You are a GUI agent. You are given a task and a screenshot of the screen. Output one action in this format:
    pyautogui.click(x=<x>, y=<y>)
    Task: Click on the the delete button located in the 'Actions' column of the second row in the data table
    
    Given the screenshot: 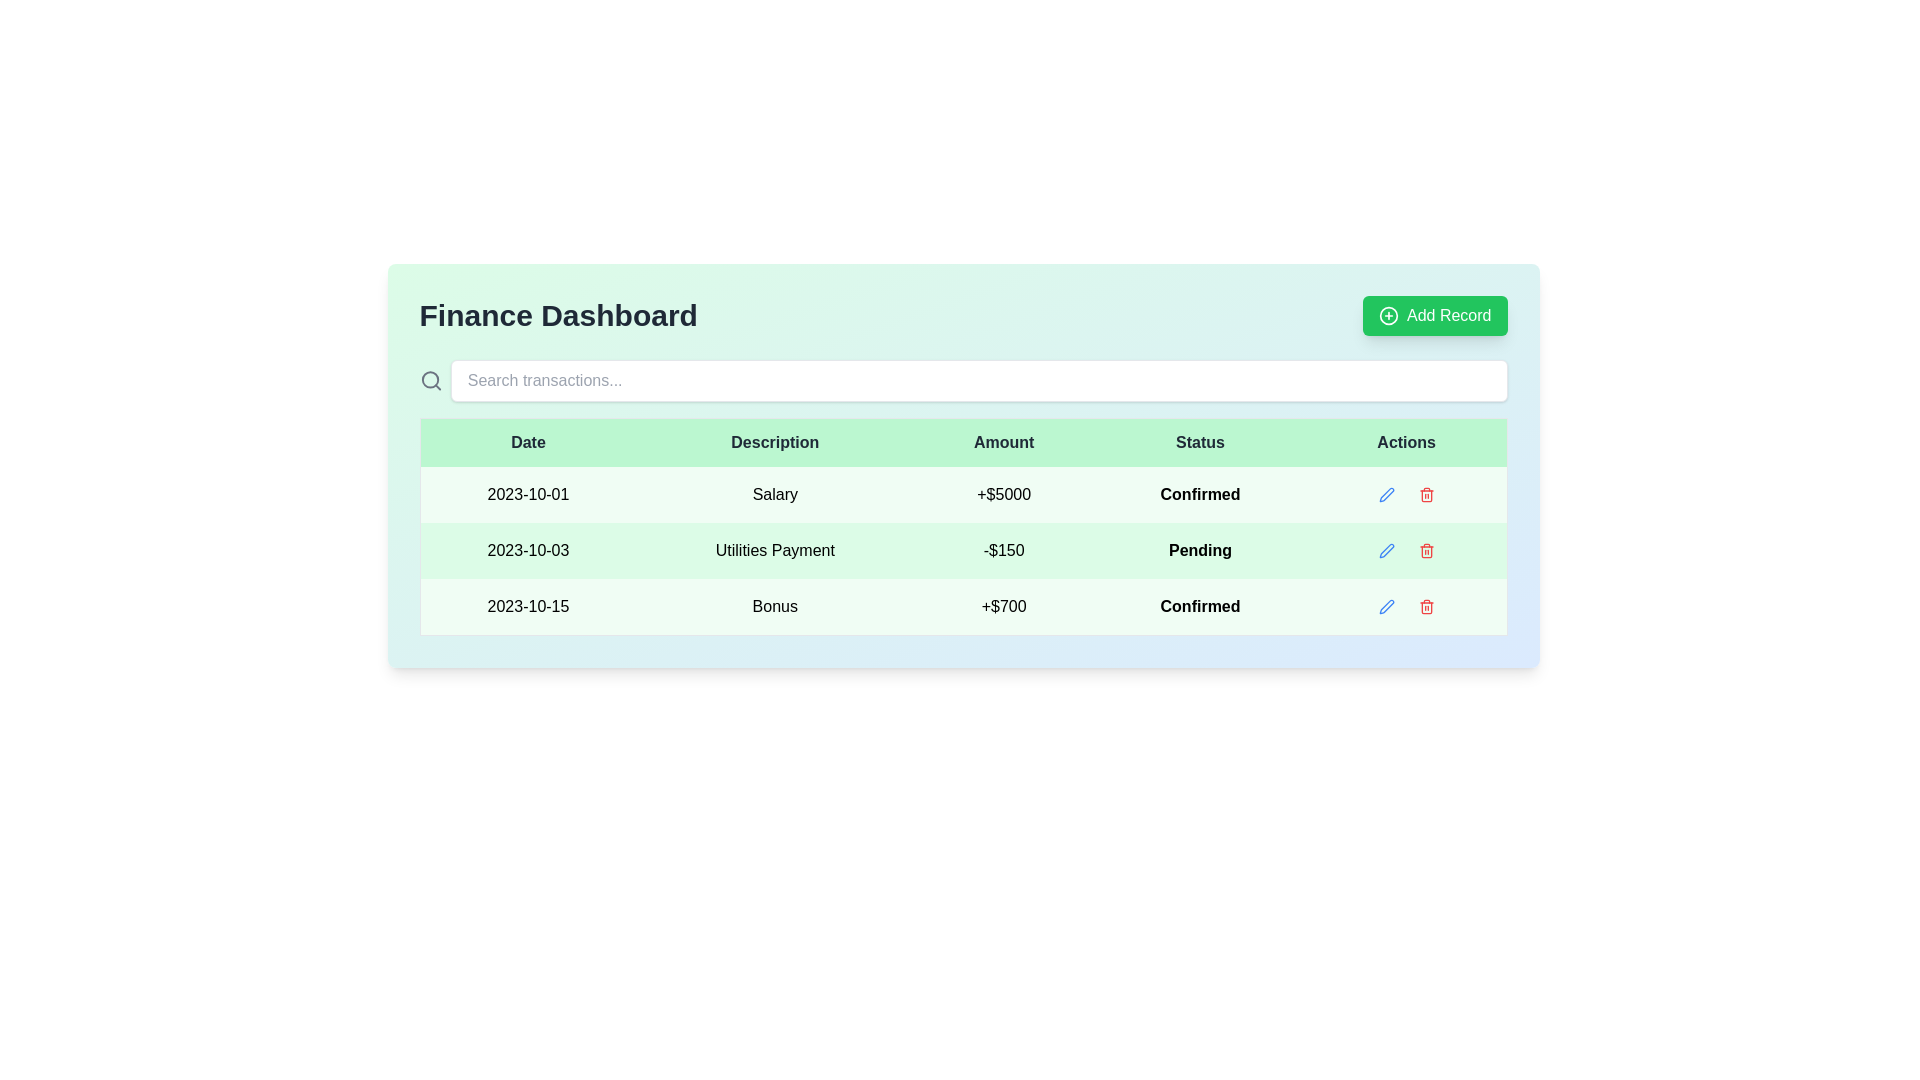 What is the action you would take?
    pyautogui.click(x=1425, y=551)
    